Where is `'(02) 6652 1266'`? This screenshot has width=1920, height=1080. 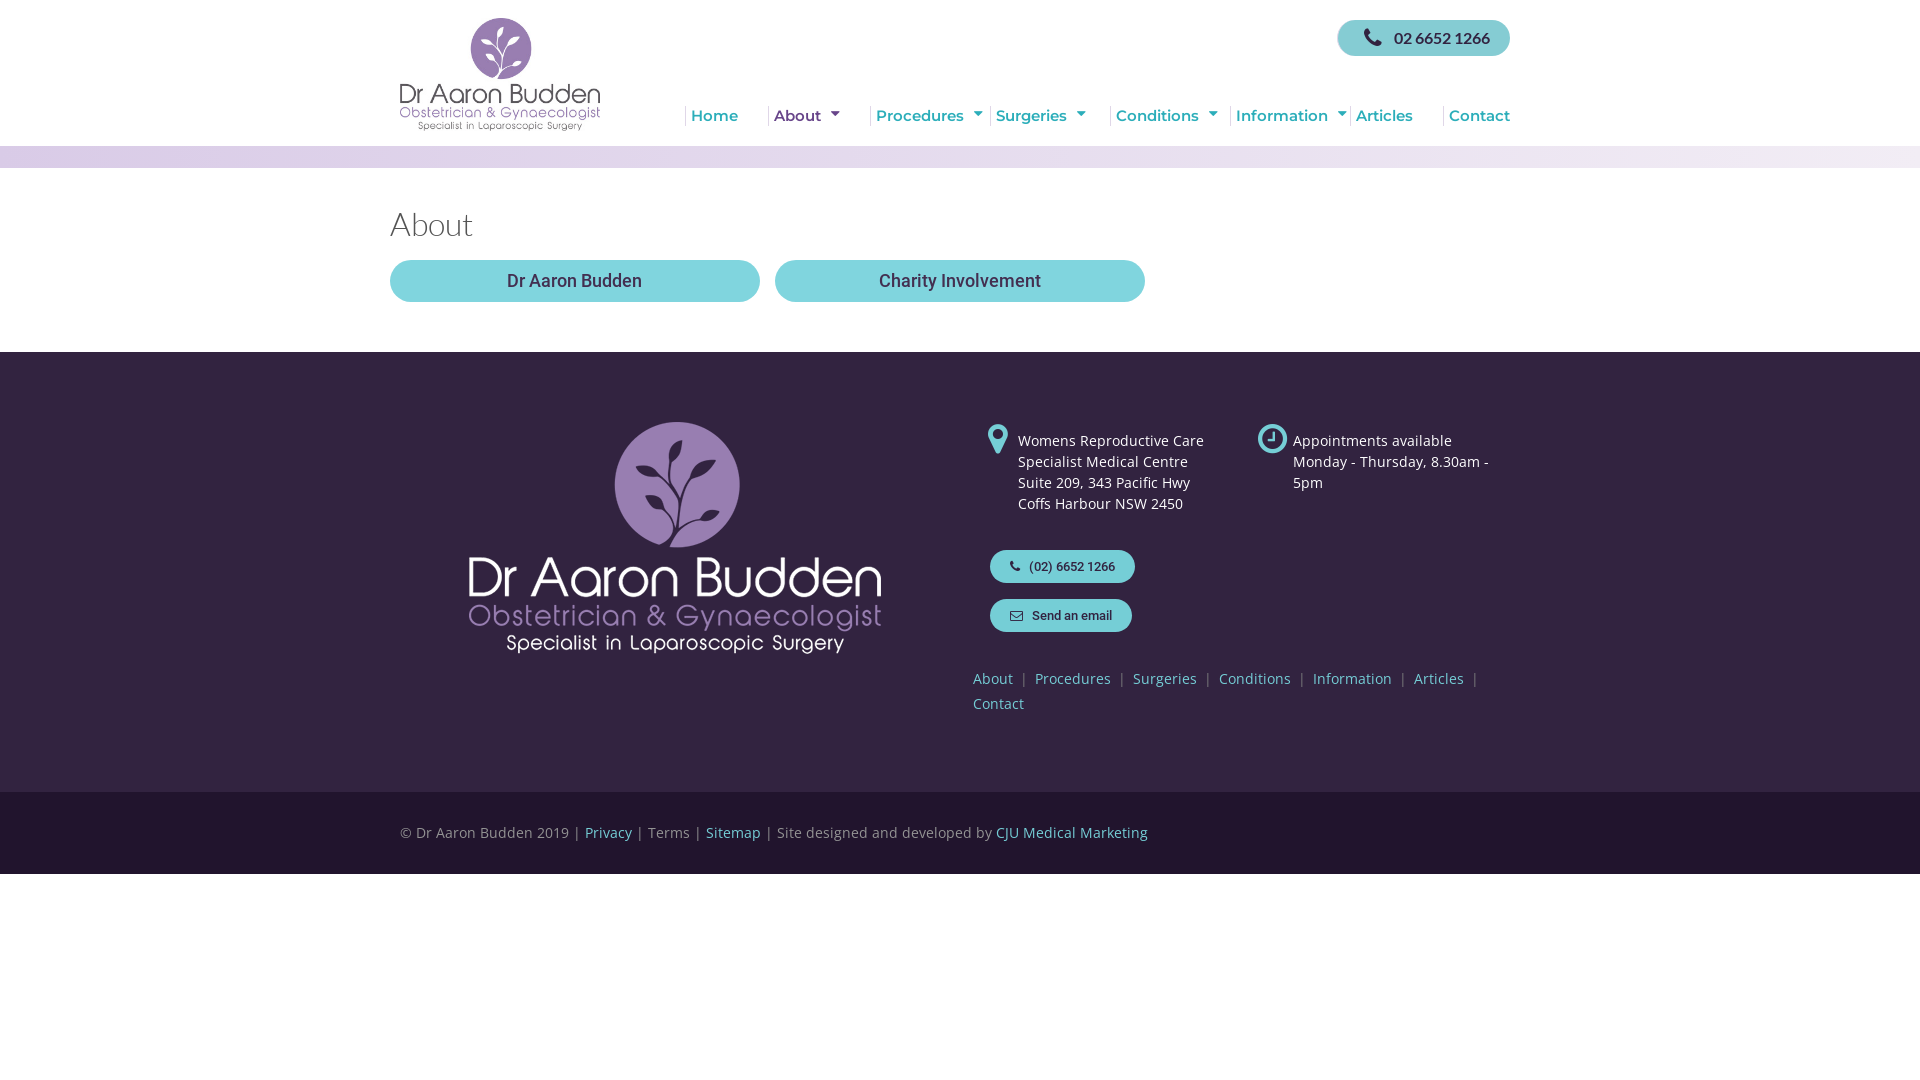 '(02) 6652 1266' is located at coordinates (1061, 566).